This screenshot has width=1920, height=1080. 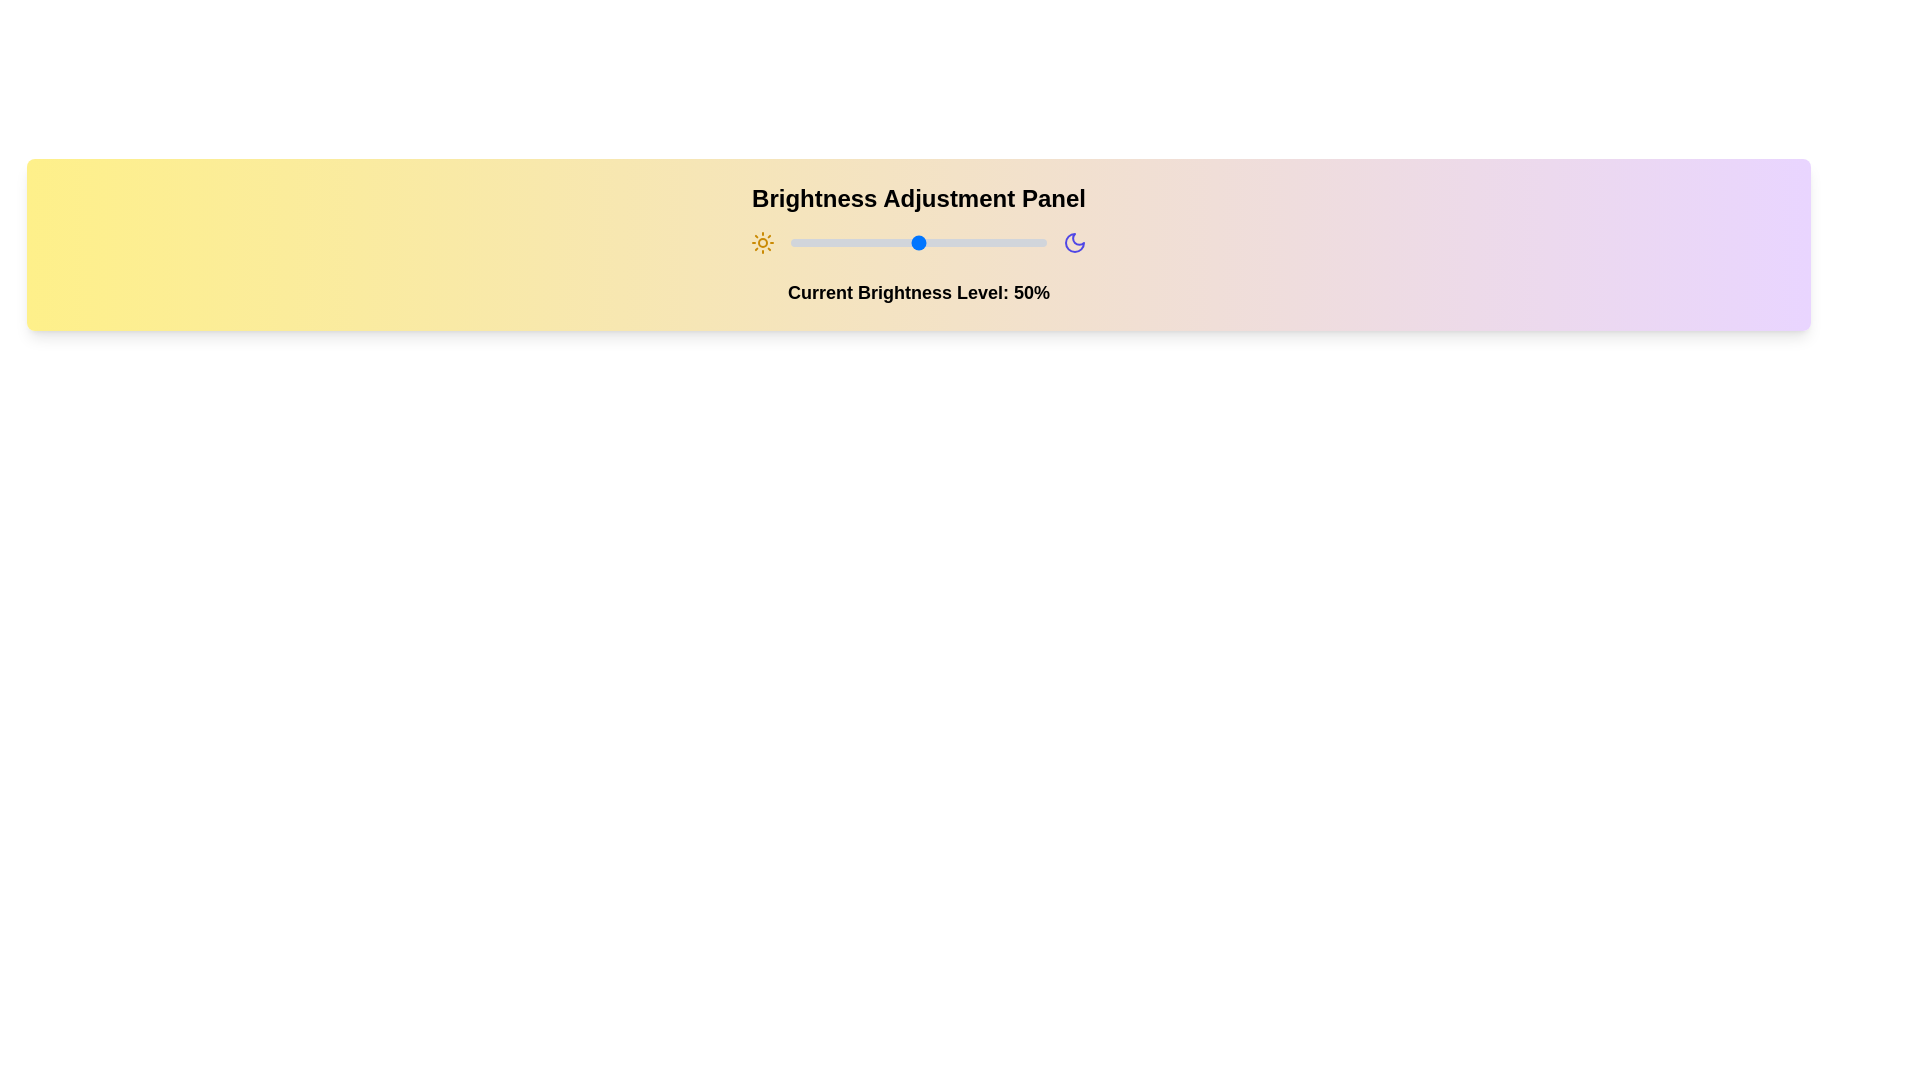 I want to click on the brightness slider to 92% to observe changes in the visual feedback of the sun and moon icons, so click(x=1026, y=242).